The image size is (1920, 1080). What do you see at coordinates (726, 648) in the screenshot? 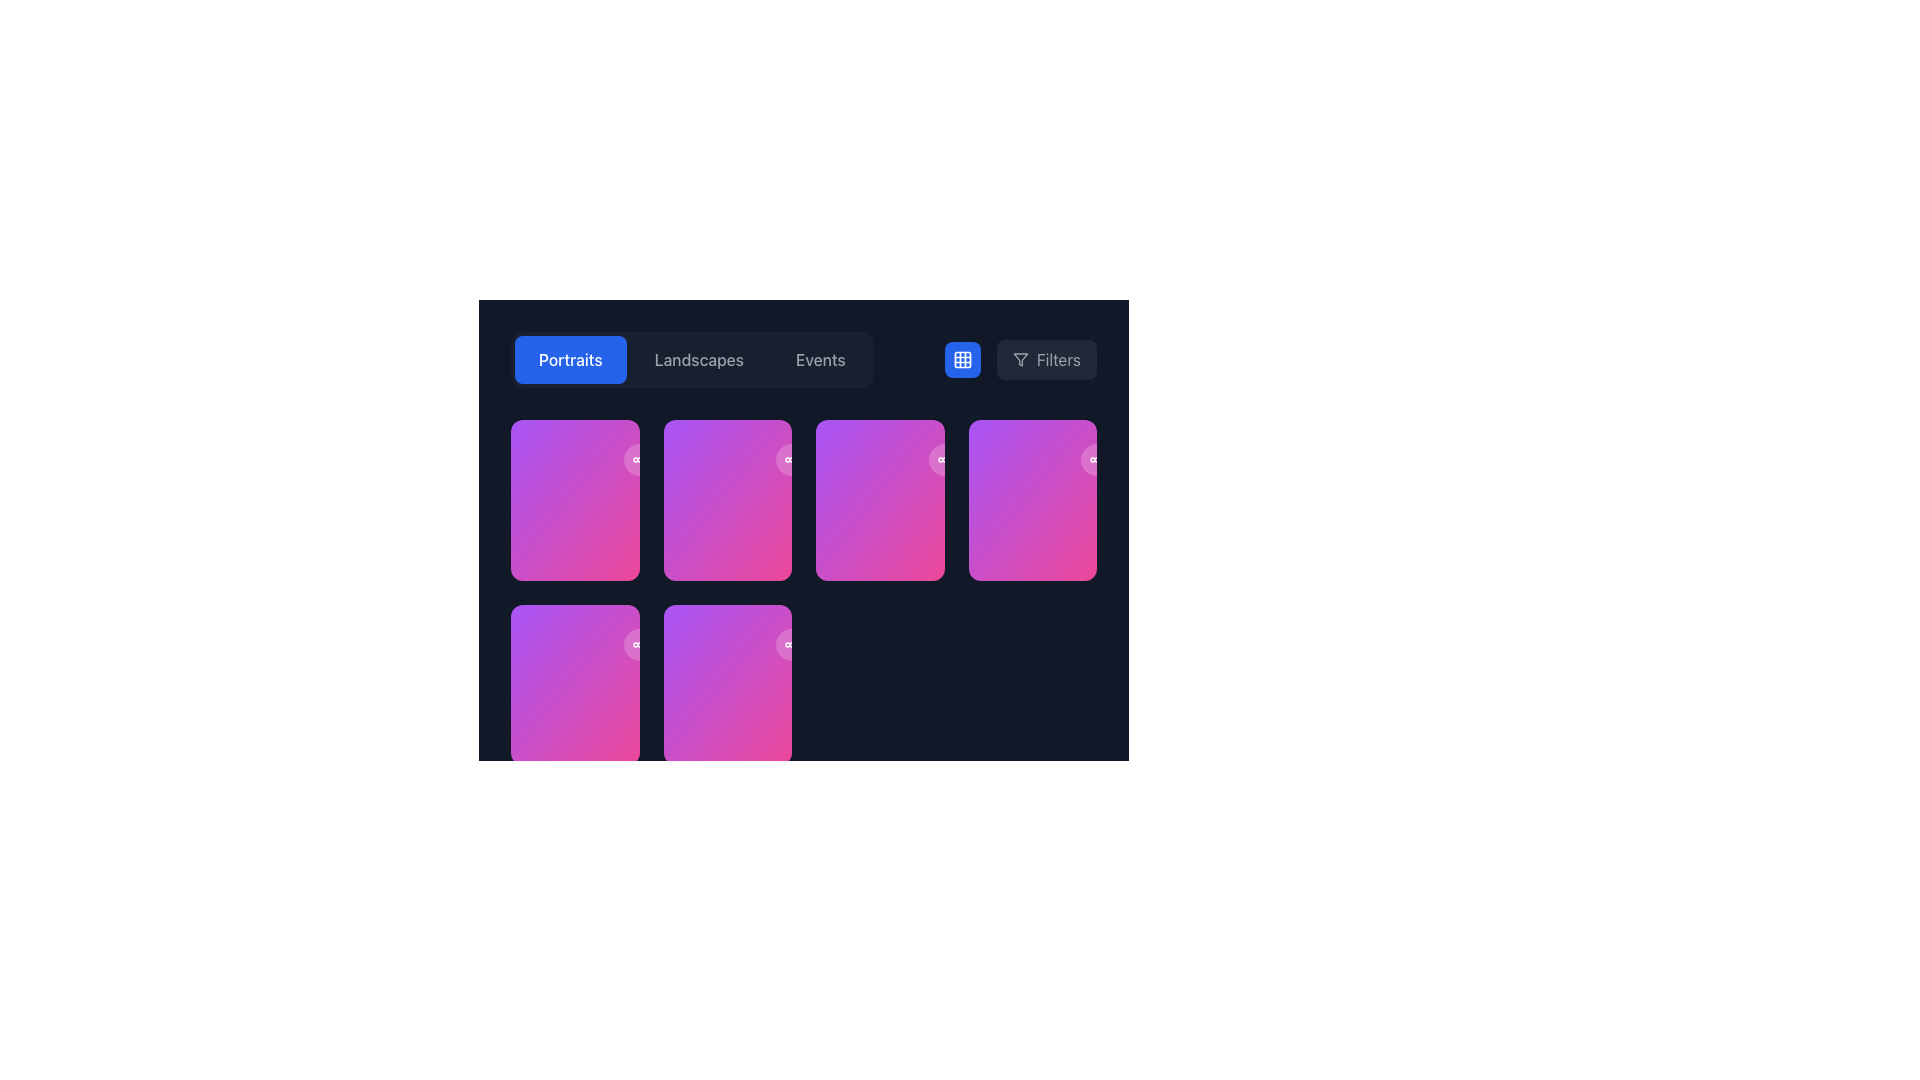
I see `the 'Natural Light' card located at the bottom-middle of the interface` at bounding box center [726, 648].